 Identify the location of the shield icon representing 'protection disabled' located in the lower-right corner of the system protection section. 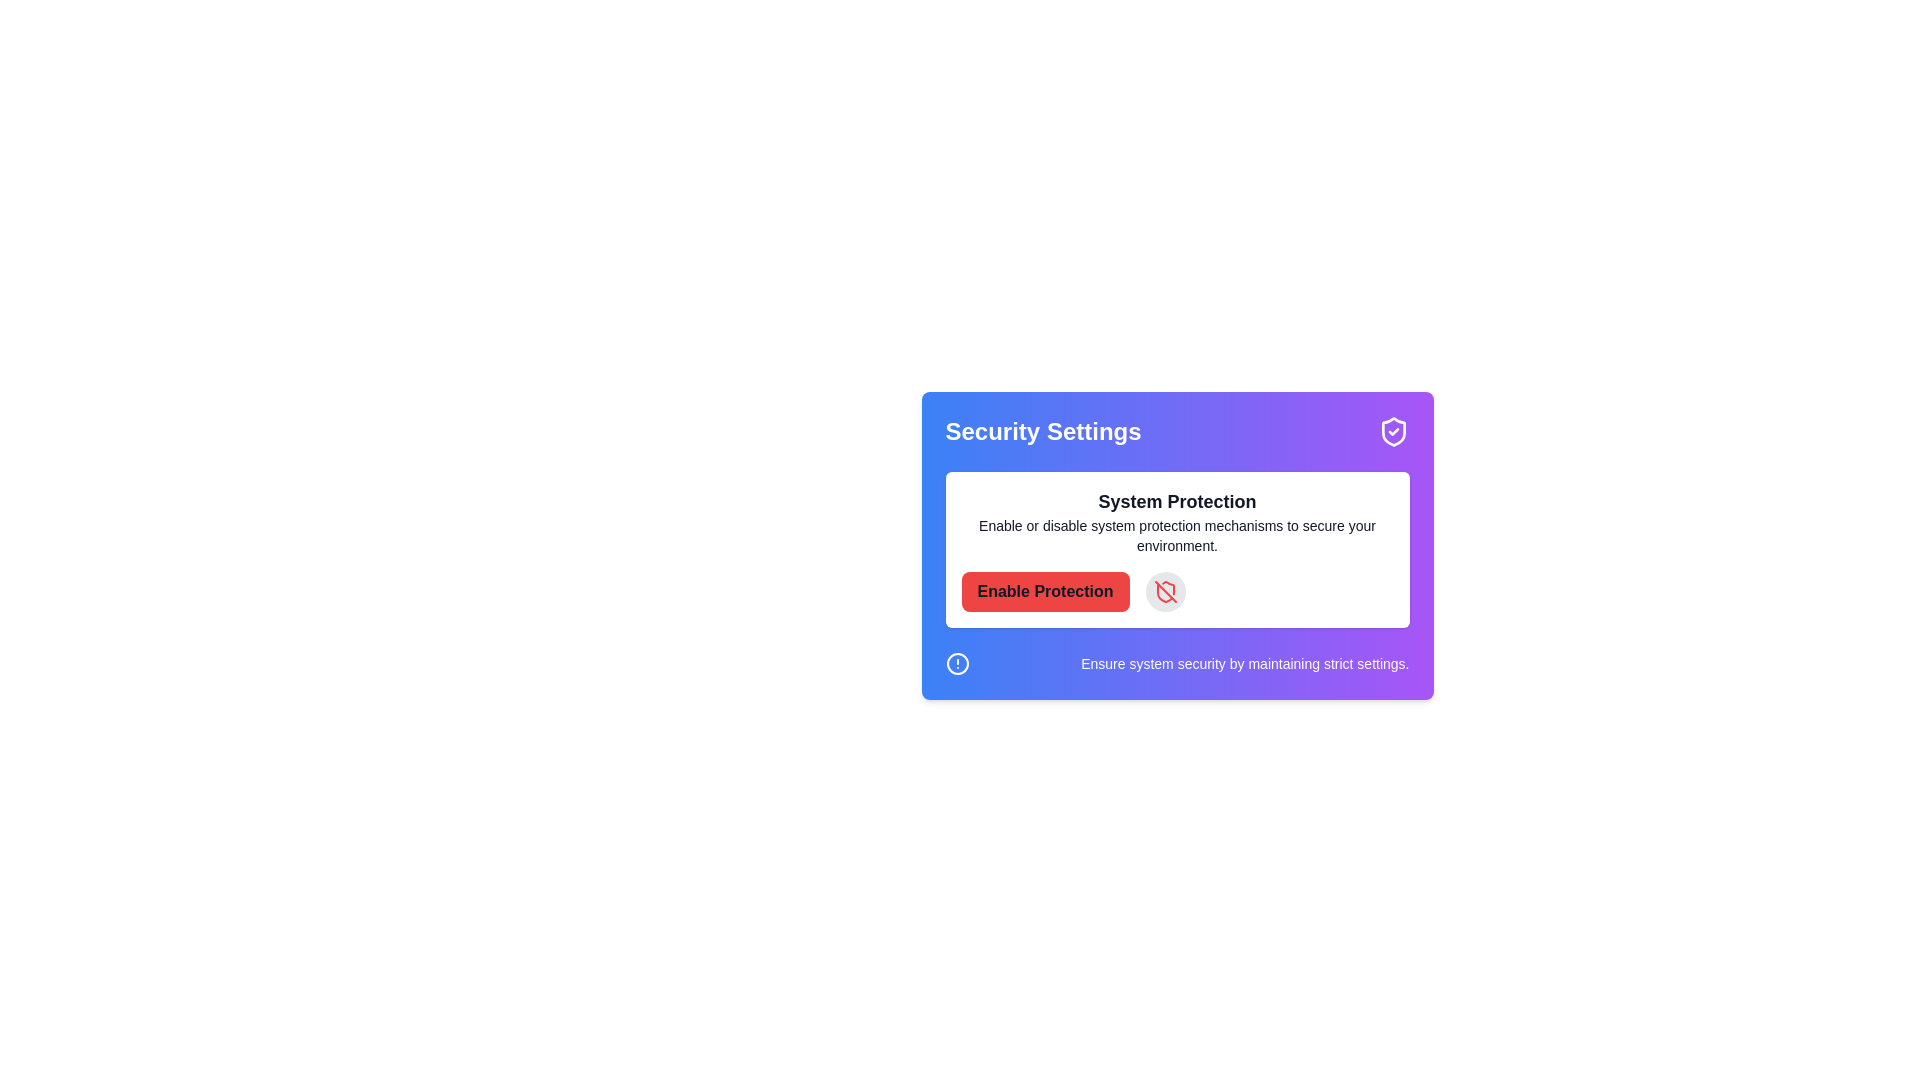
(1165, 590).